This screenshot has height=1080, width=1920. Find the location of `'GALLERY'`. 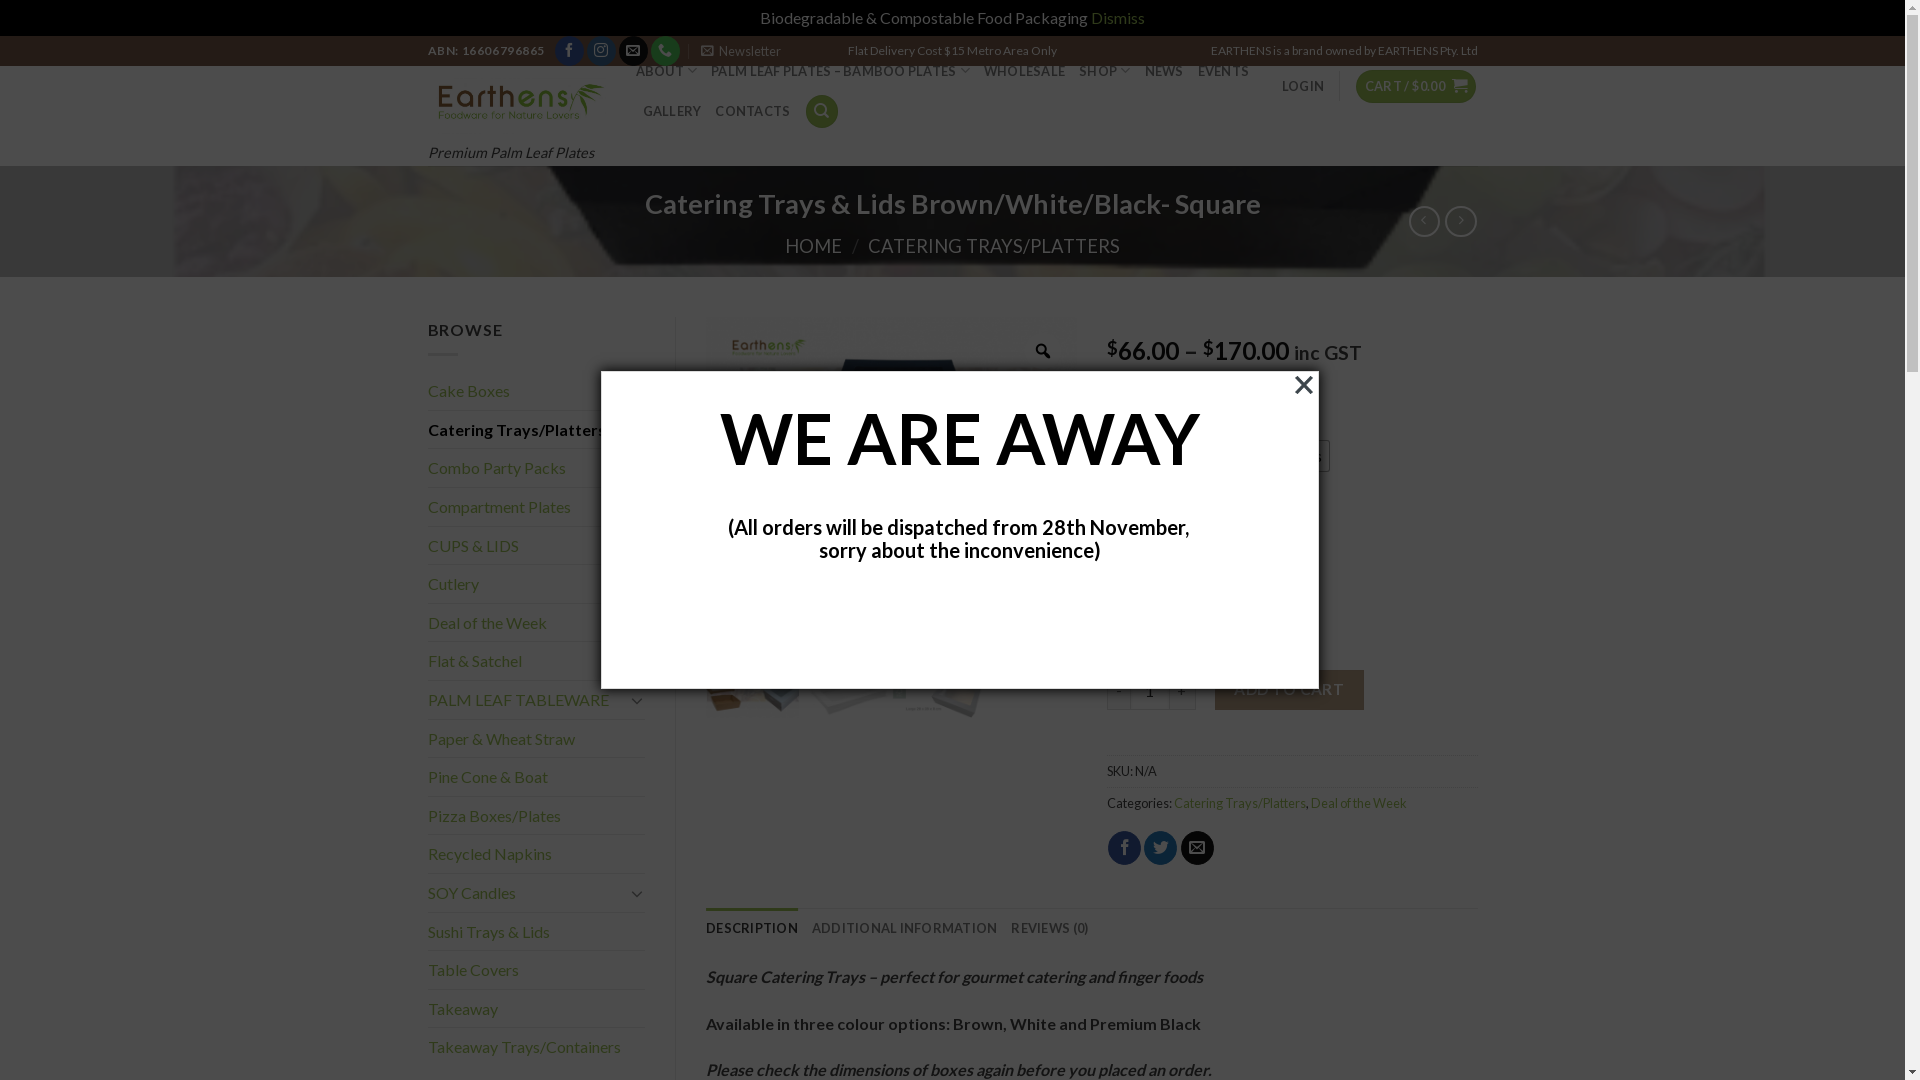

'GALLERY' is located at coordinates (671, 111).